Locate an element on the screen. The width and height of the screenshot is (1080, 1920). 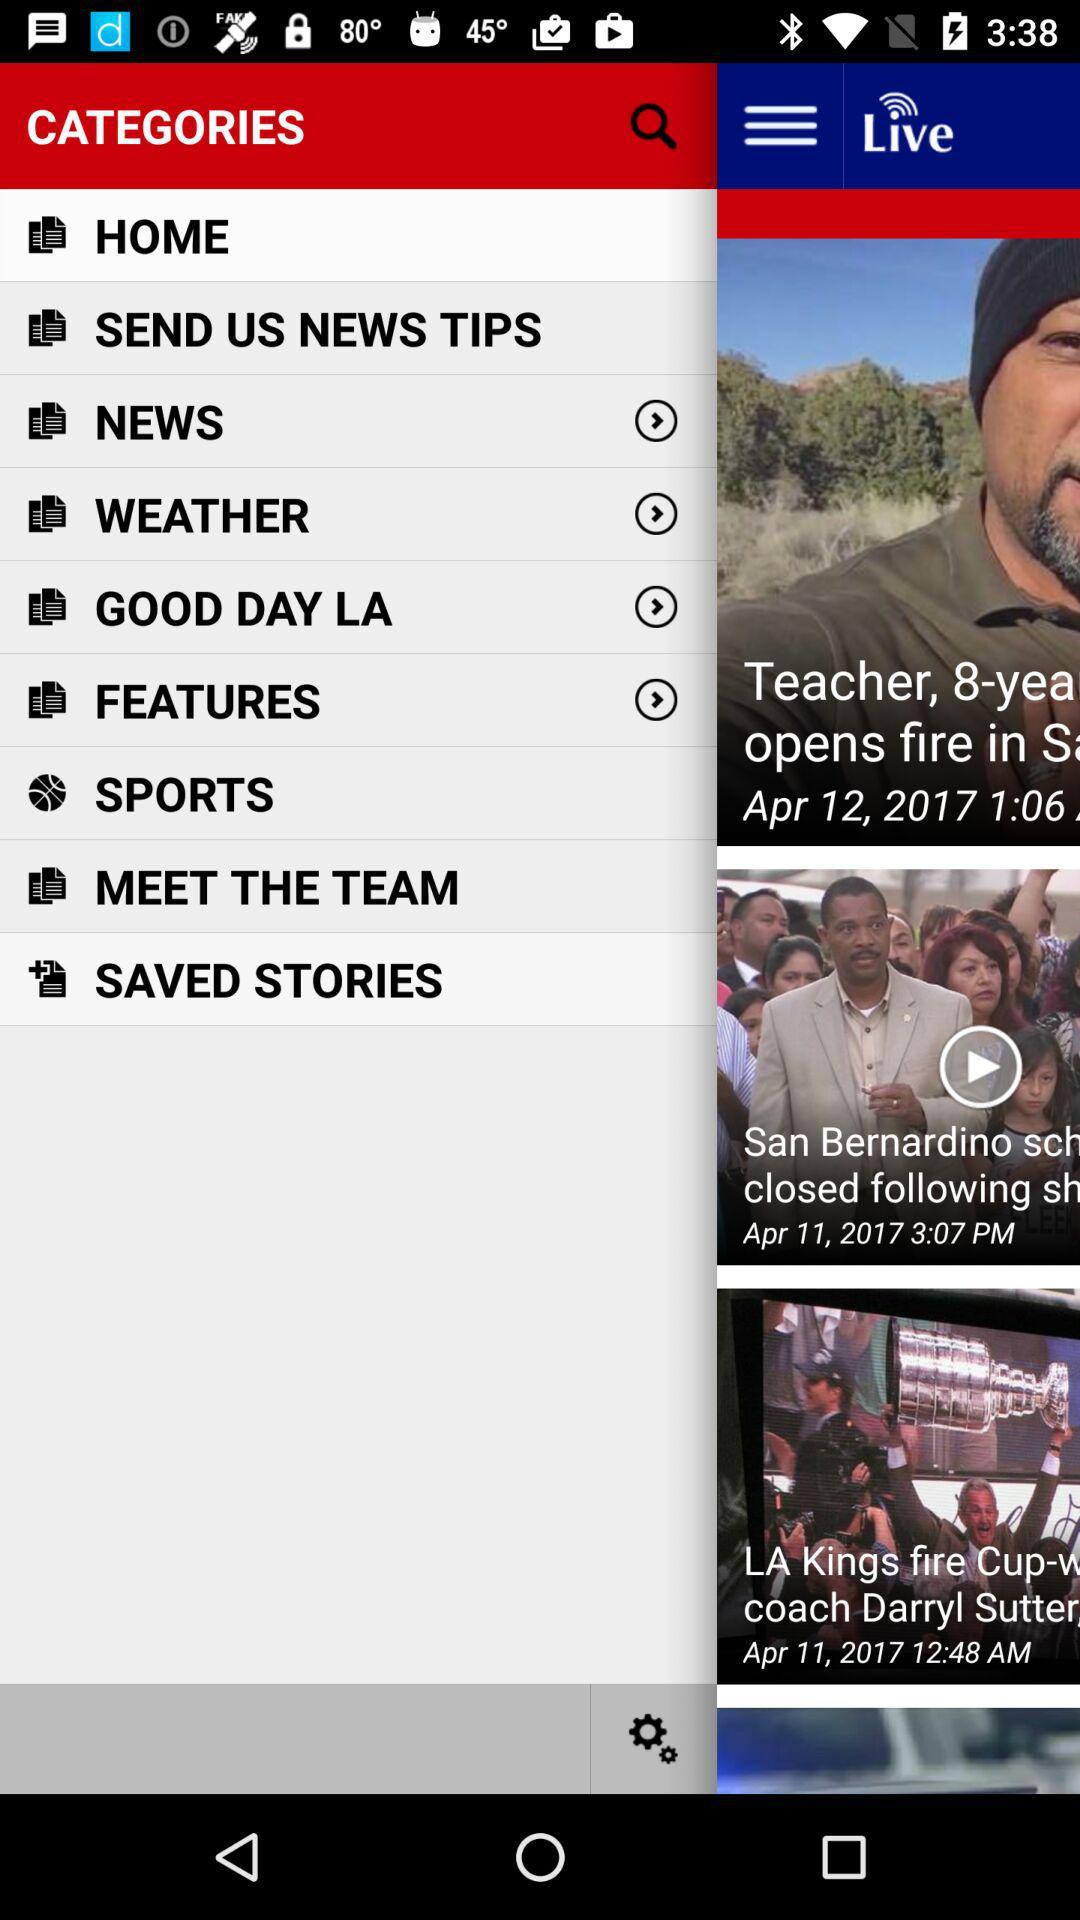
live stream current news events is located at coordinates (906, 124).